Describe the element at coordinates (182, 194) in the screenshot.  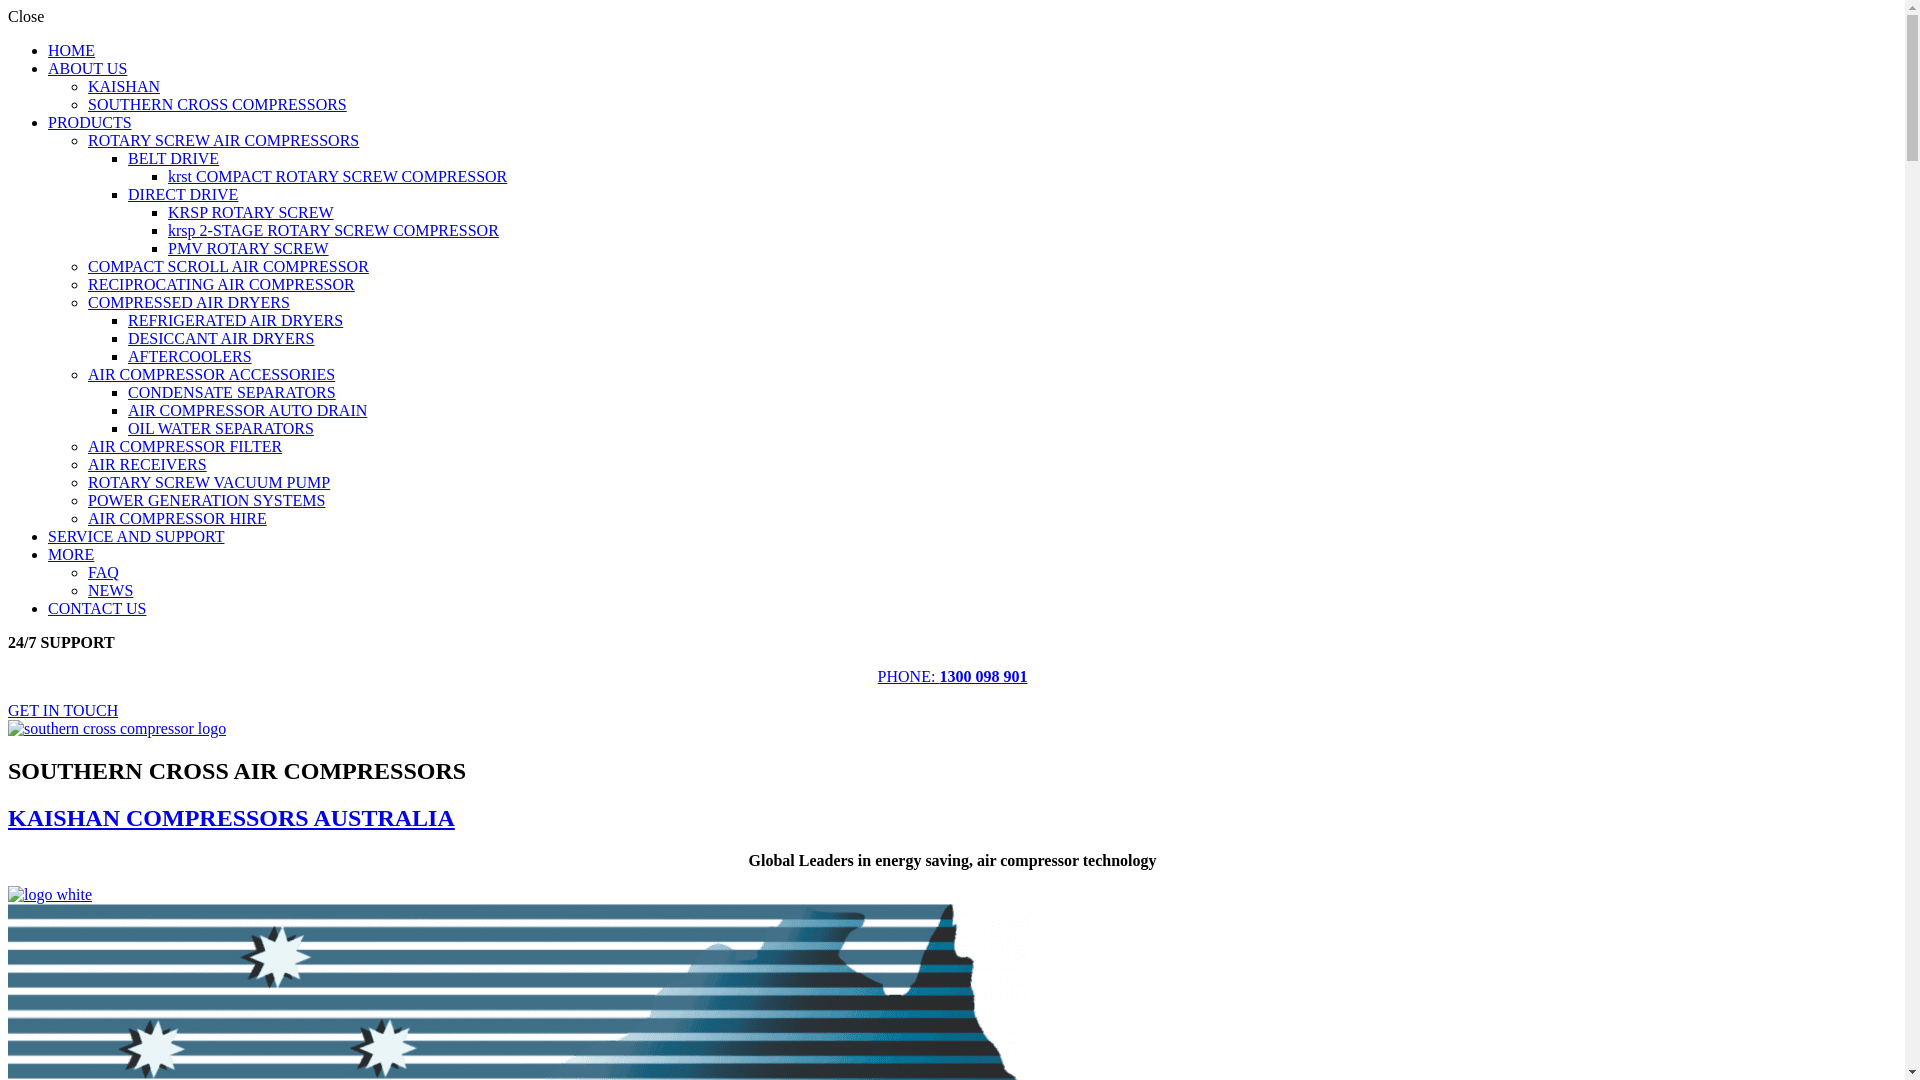
I see `'DIRECT DRIVE'` at that location.